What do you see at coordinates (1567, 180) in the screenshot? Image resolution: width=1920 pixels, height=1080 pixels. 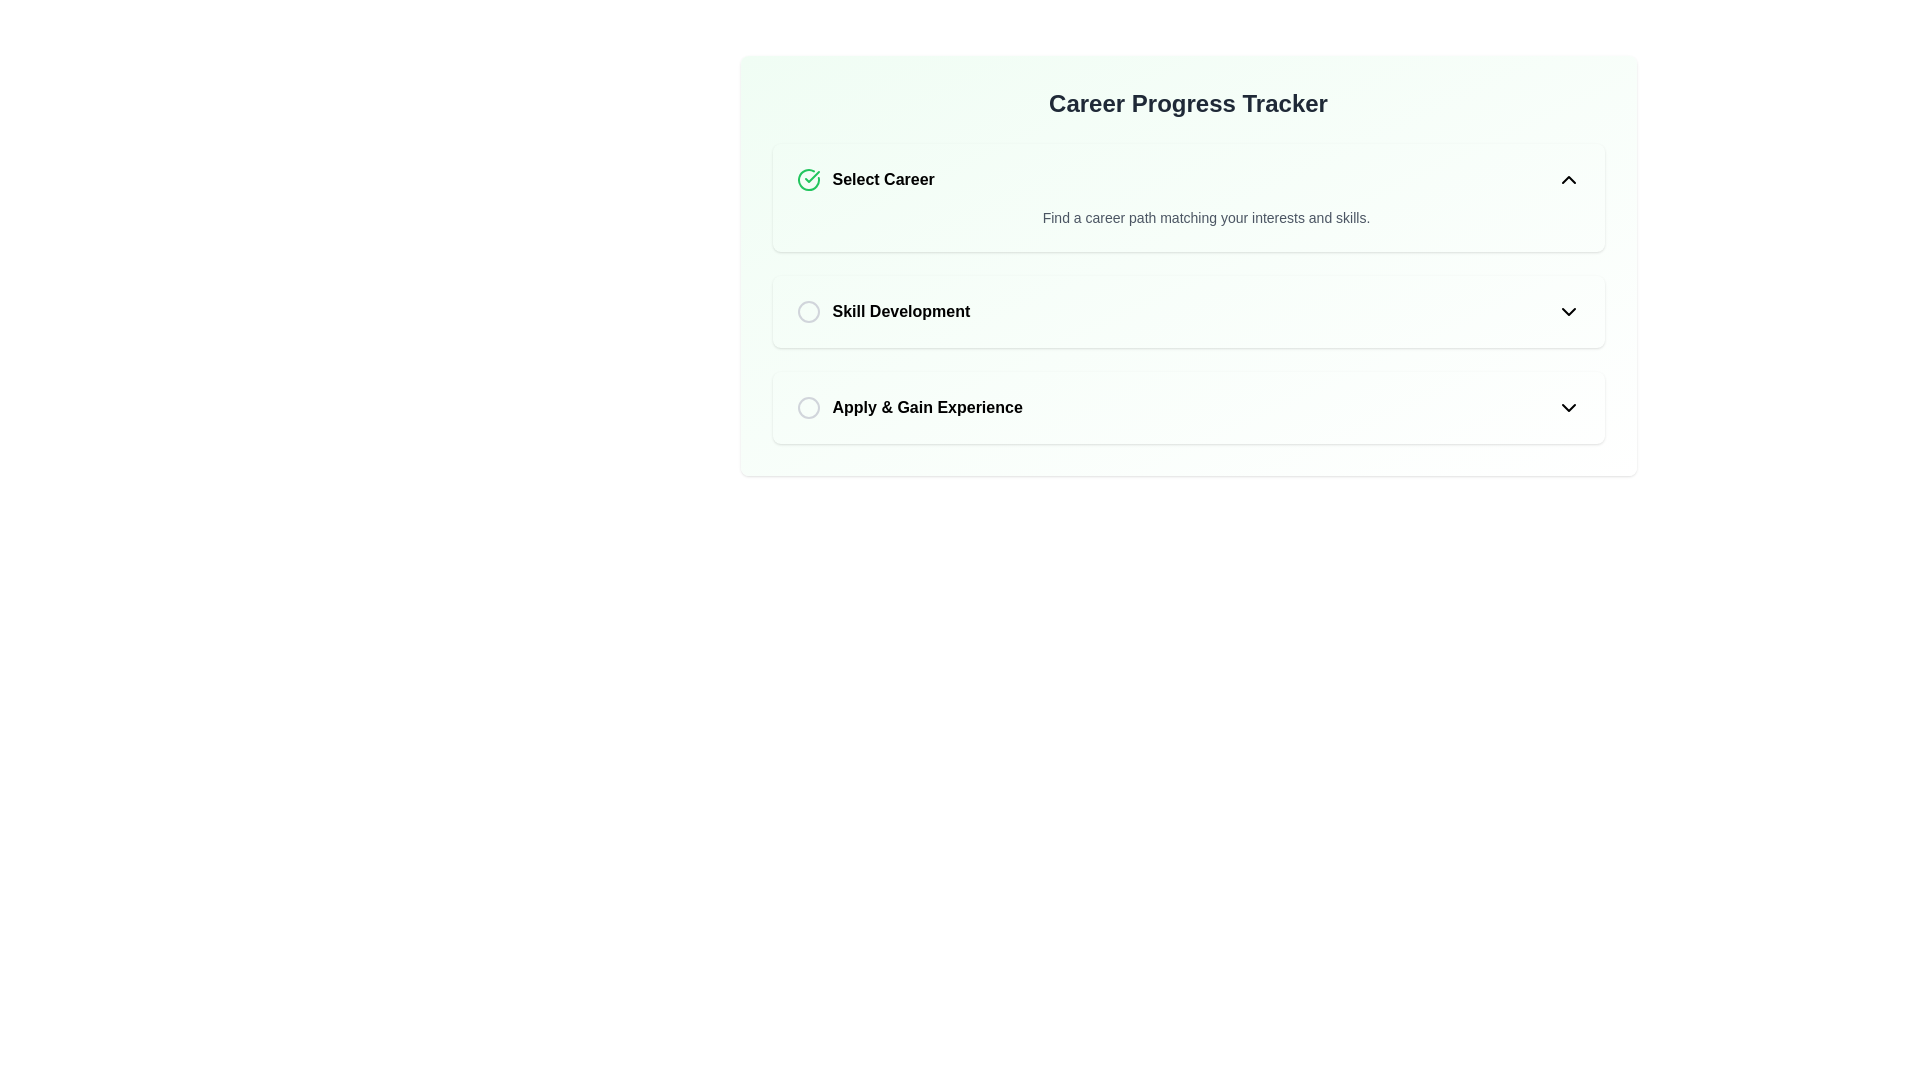 I see `the icon located at the far right of the 'Select Career' section header` at bounding box center [1567, 180].